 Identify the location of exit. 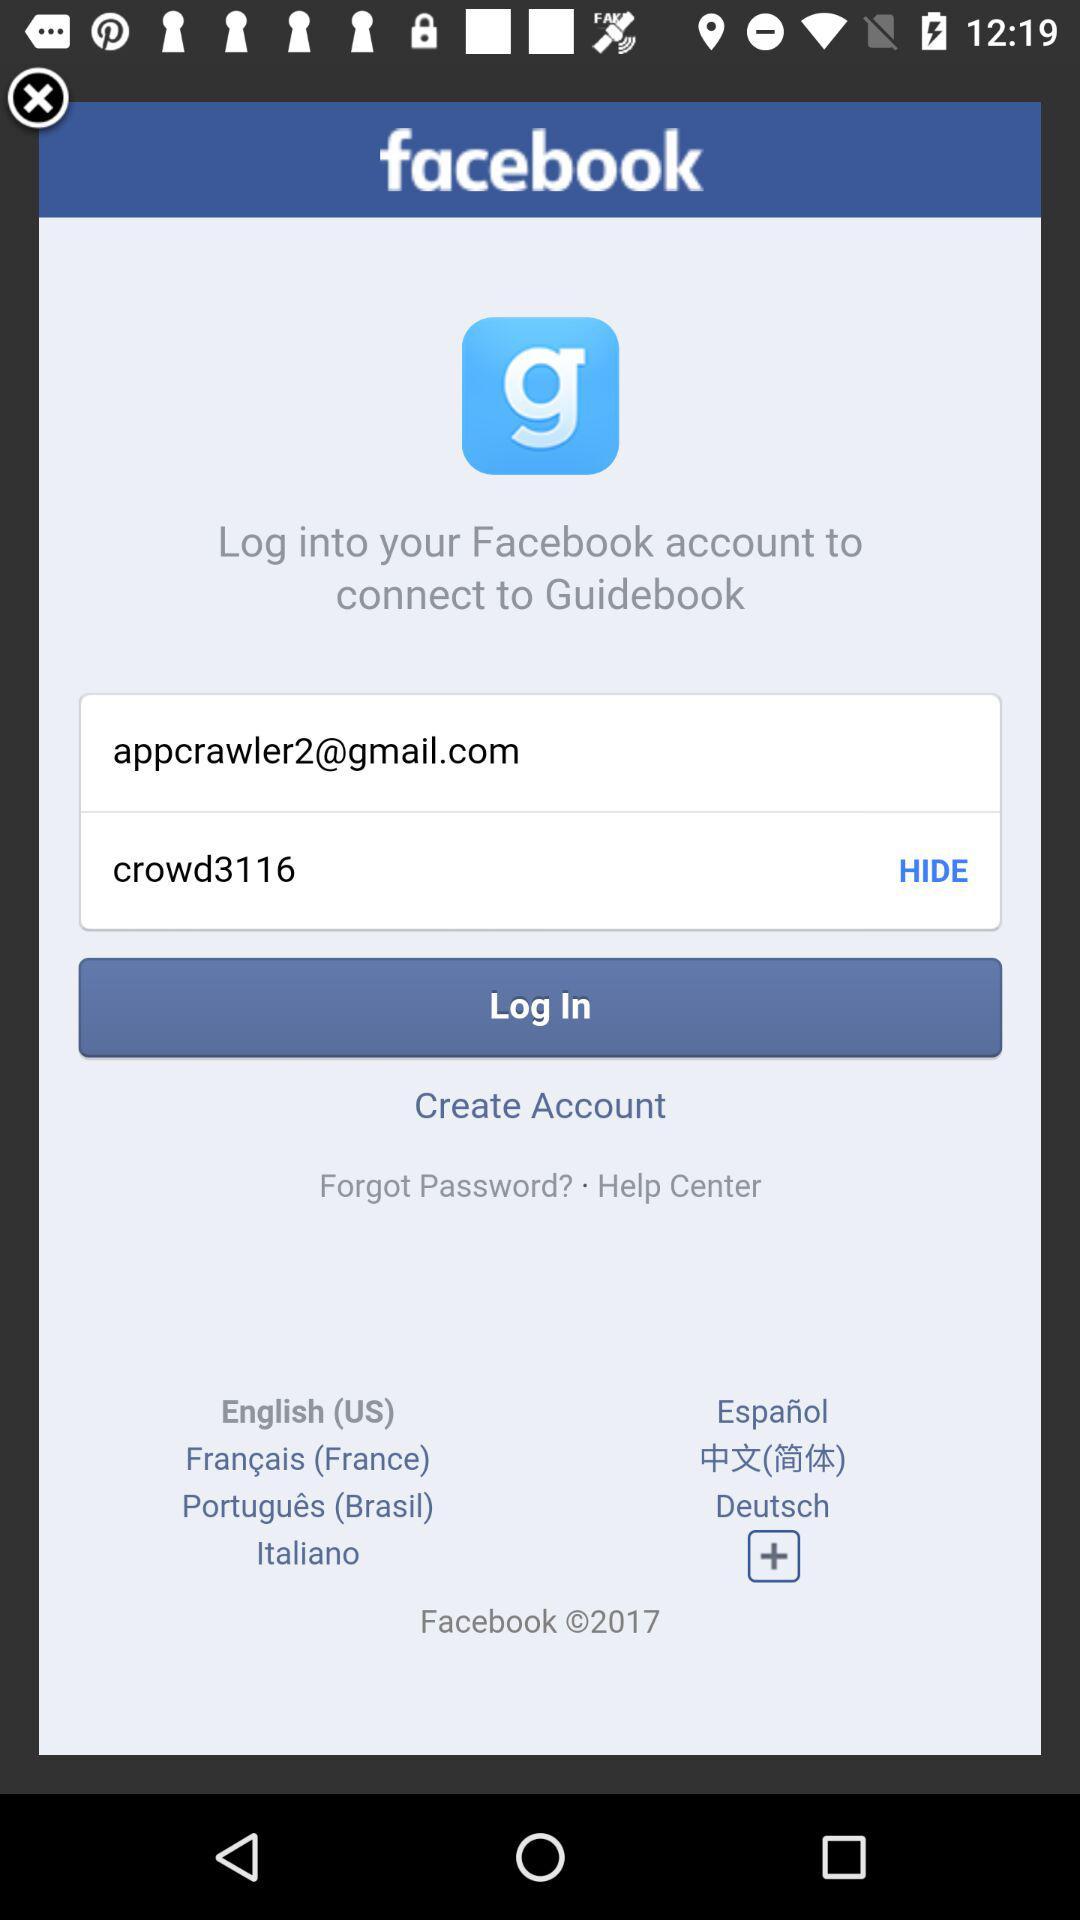
(38, 100).